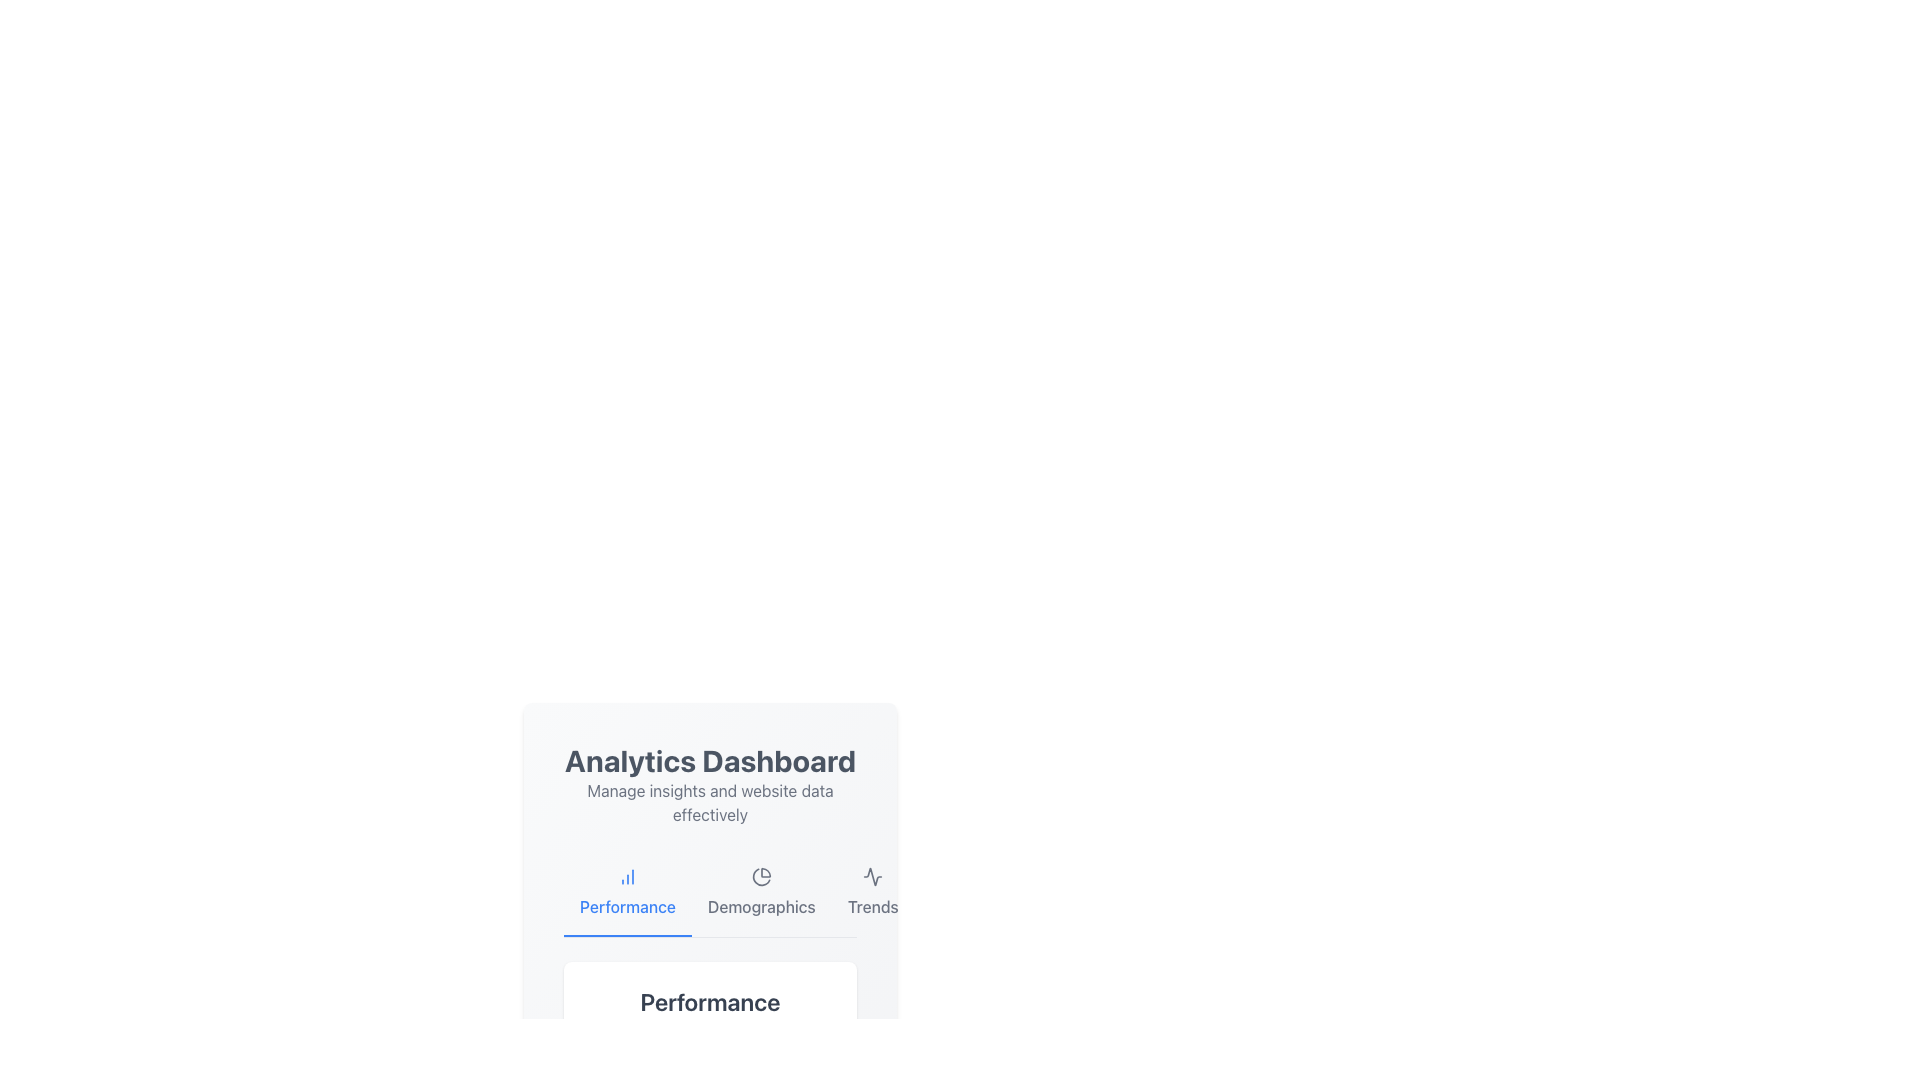 This screenshot has width=1920, height=1080. Describe the element at coordinates (760, 875) in the screenshot. I see `the 'Demographics' icon located in the middle of the navbar, positioned between the 'Performance' and 'Trends' icons` at that location.